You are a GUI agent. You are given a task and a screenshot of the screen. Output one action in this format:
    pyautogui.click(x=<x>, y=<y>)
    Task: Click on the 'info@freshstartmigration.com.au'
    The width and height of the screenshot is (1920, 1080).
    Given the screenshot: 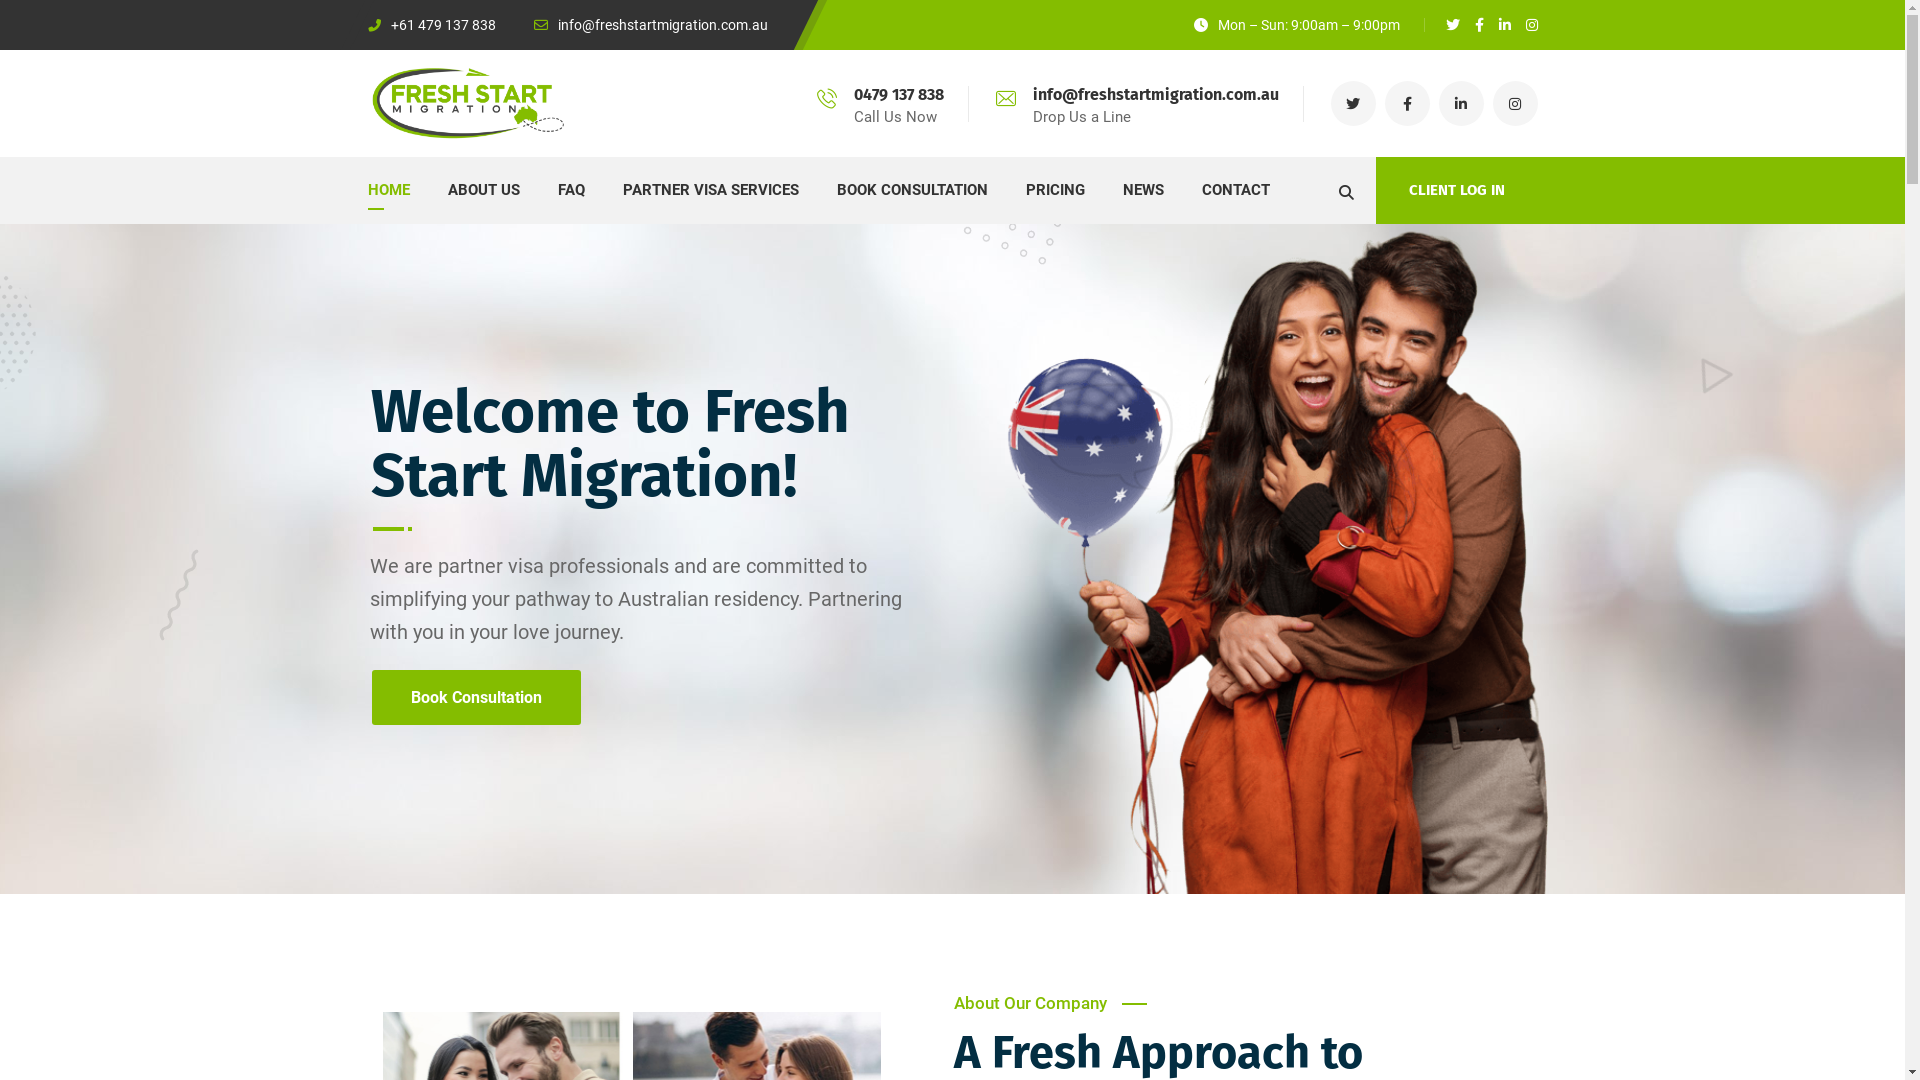 What is the action you would take?
    pyautogui.click(x=1155, y=94)
    